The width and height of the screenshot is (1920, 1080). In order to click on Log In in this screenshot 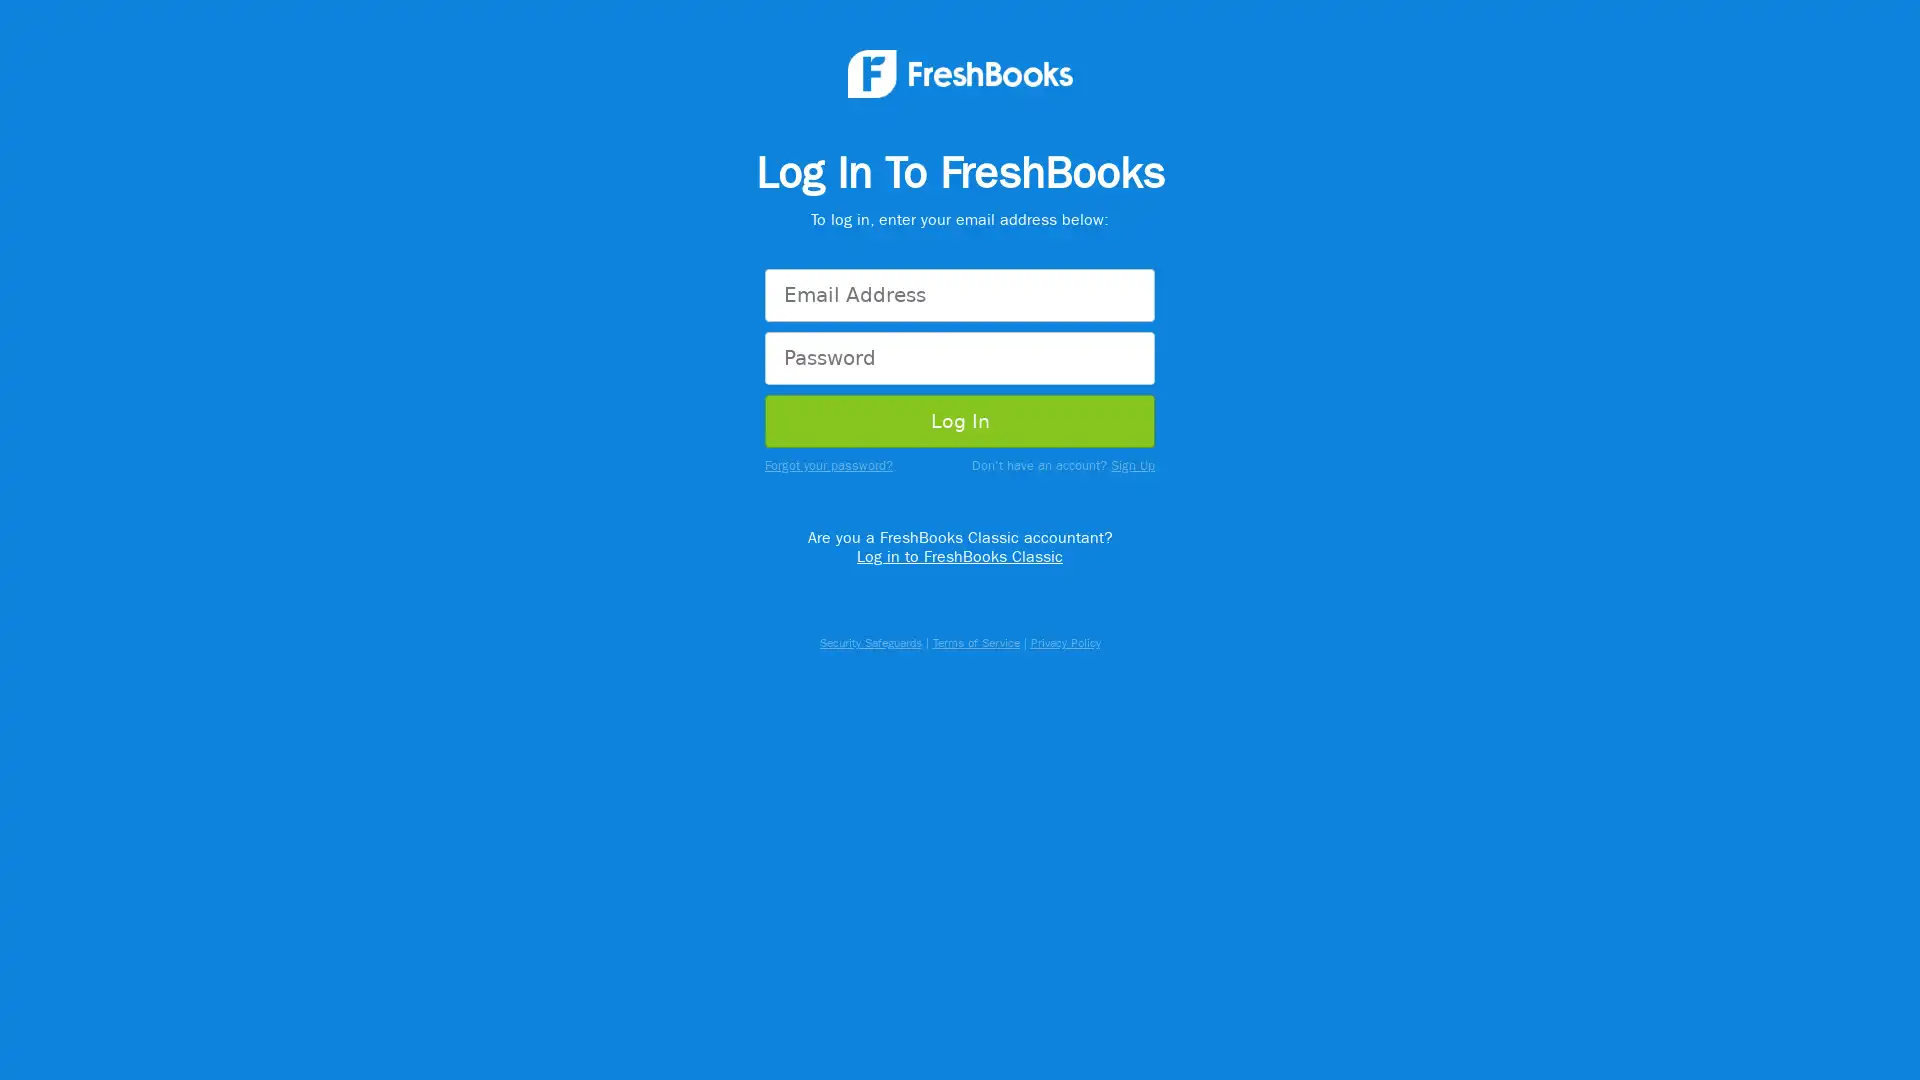, I will do `click(960, 423)`.